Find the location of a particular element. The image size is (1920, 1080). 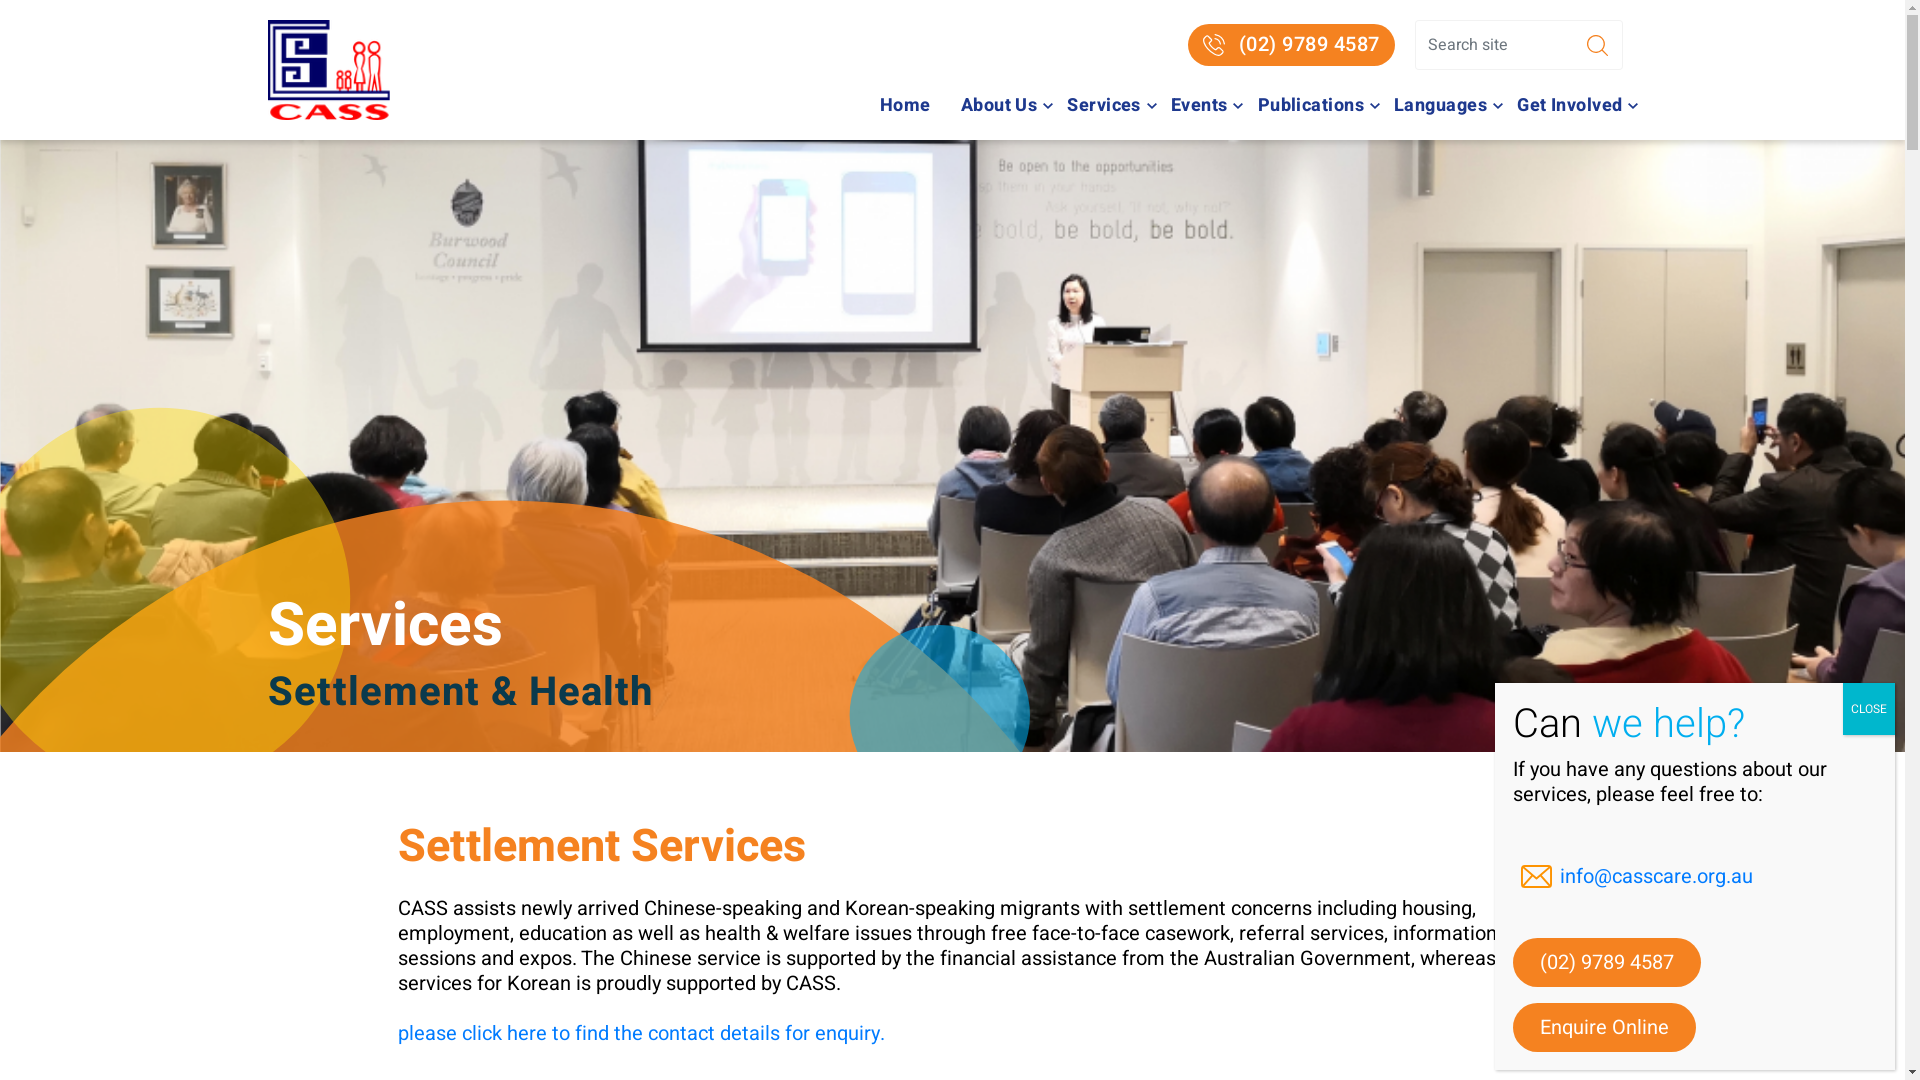

'Get Involved' is located at coordinates (1568, 105).